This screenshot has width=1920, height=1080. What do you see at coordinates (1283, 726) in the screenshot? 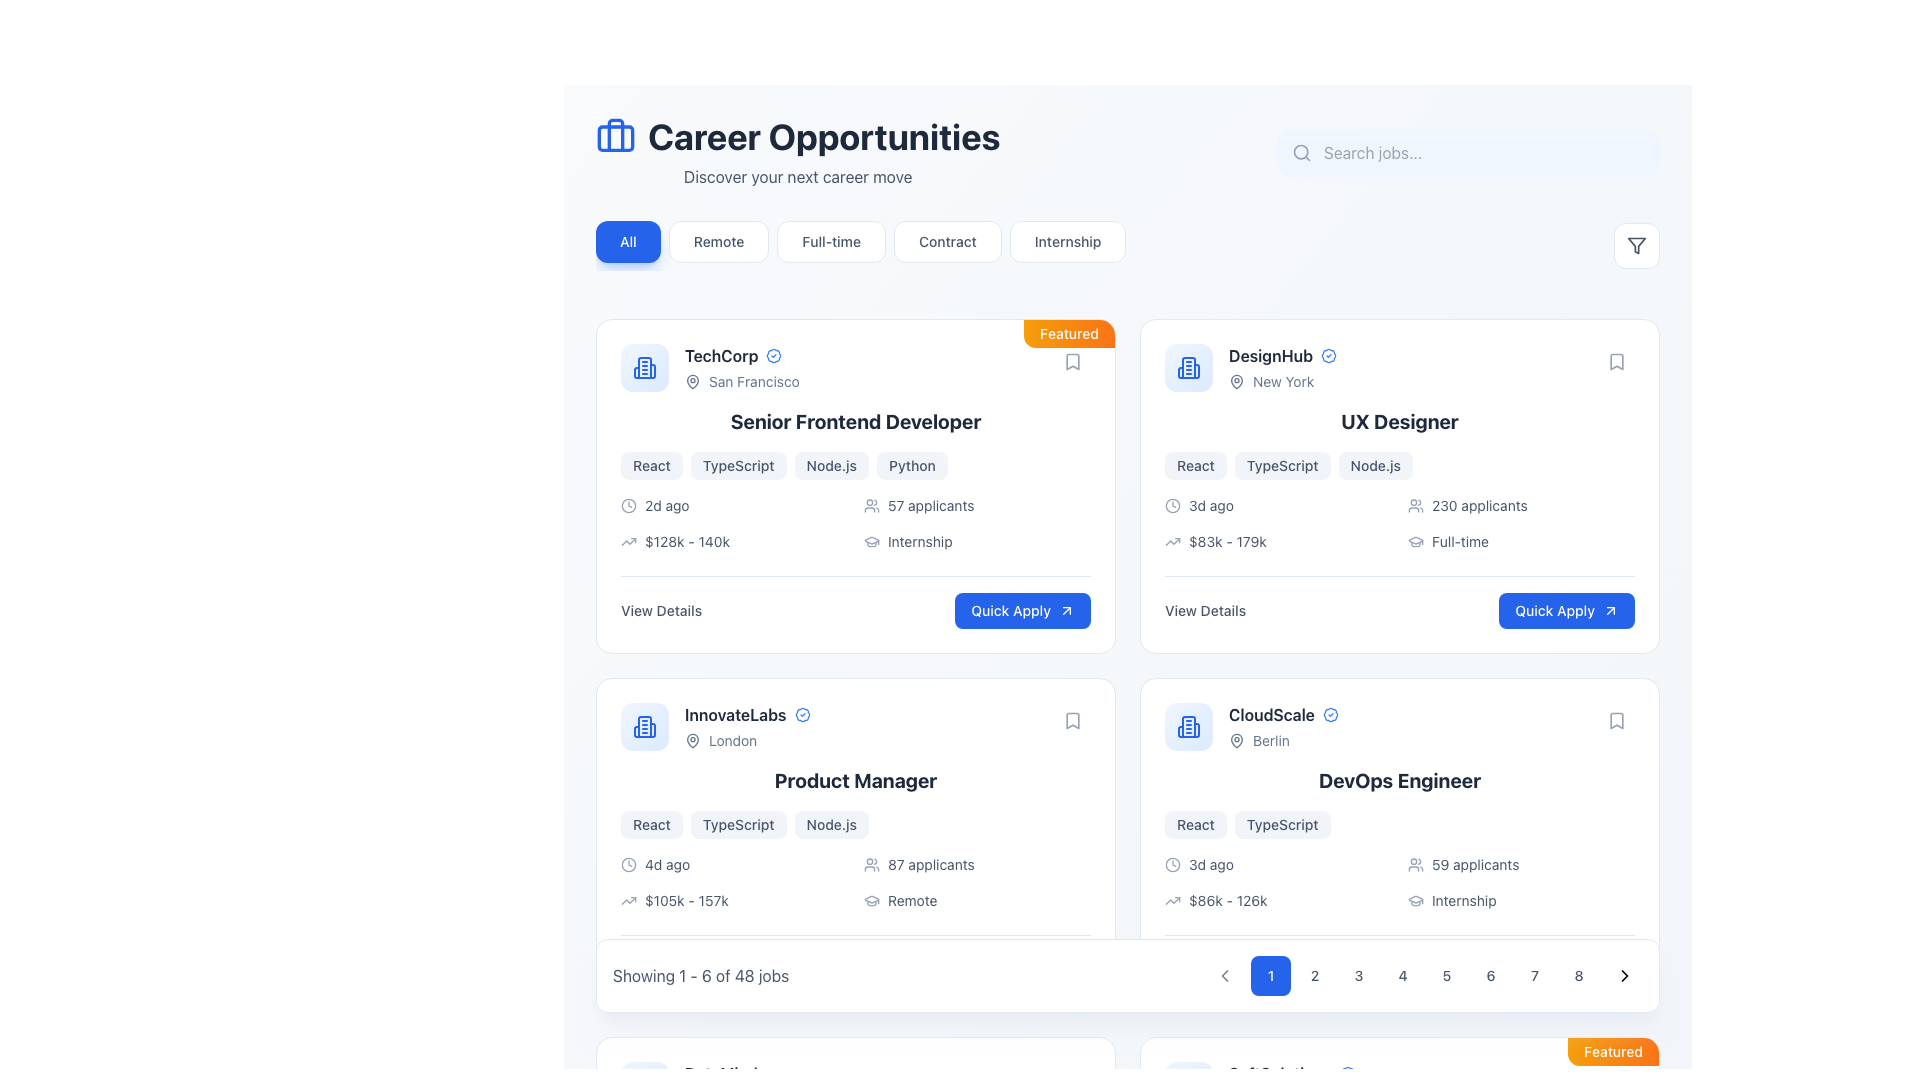
I see `the Label element that identifies the company 'CloudScale' and its location 'Berlin', located in the bottom-right quarter of the visible grid structure, near the job posting details` at bounding box center [1283, 726].